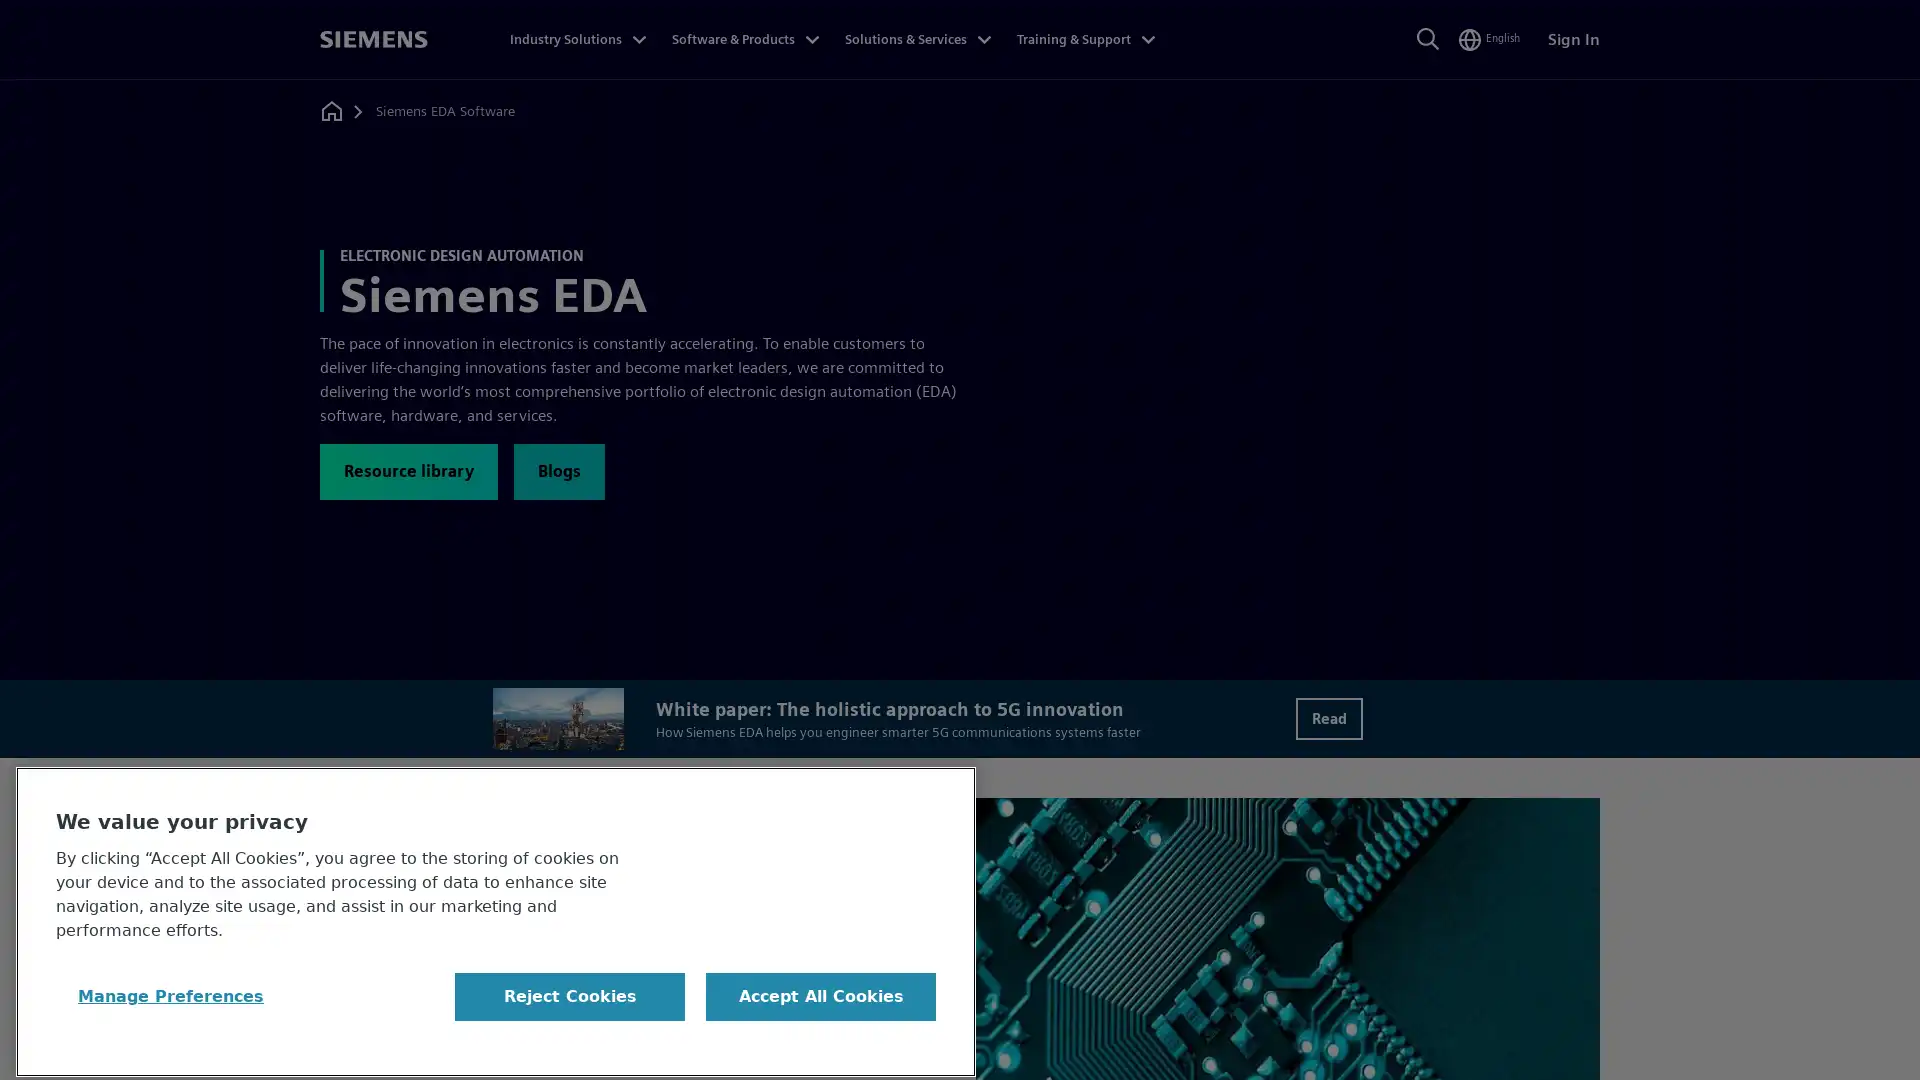 Image resolution: width=1920 pixels, height=1080 pixels. I want to click on Blogs, so click(559, 471).